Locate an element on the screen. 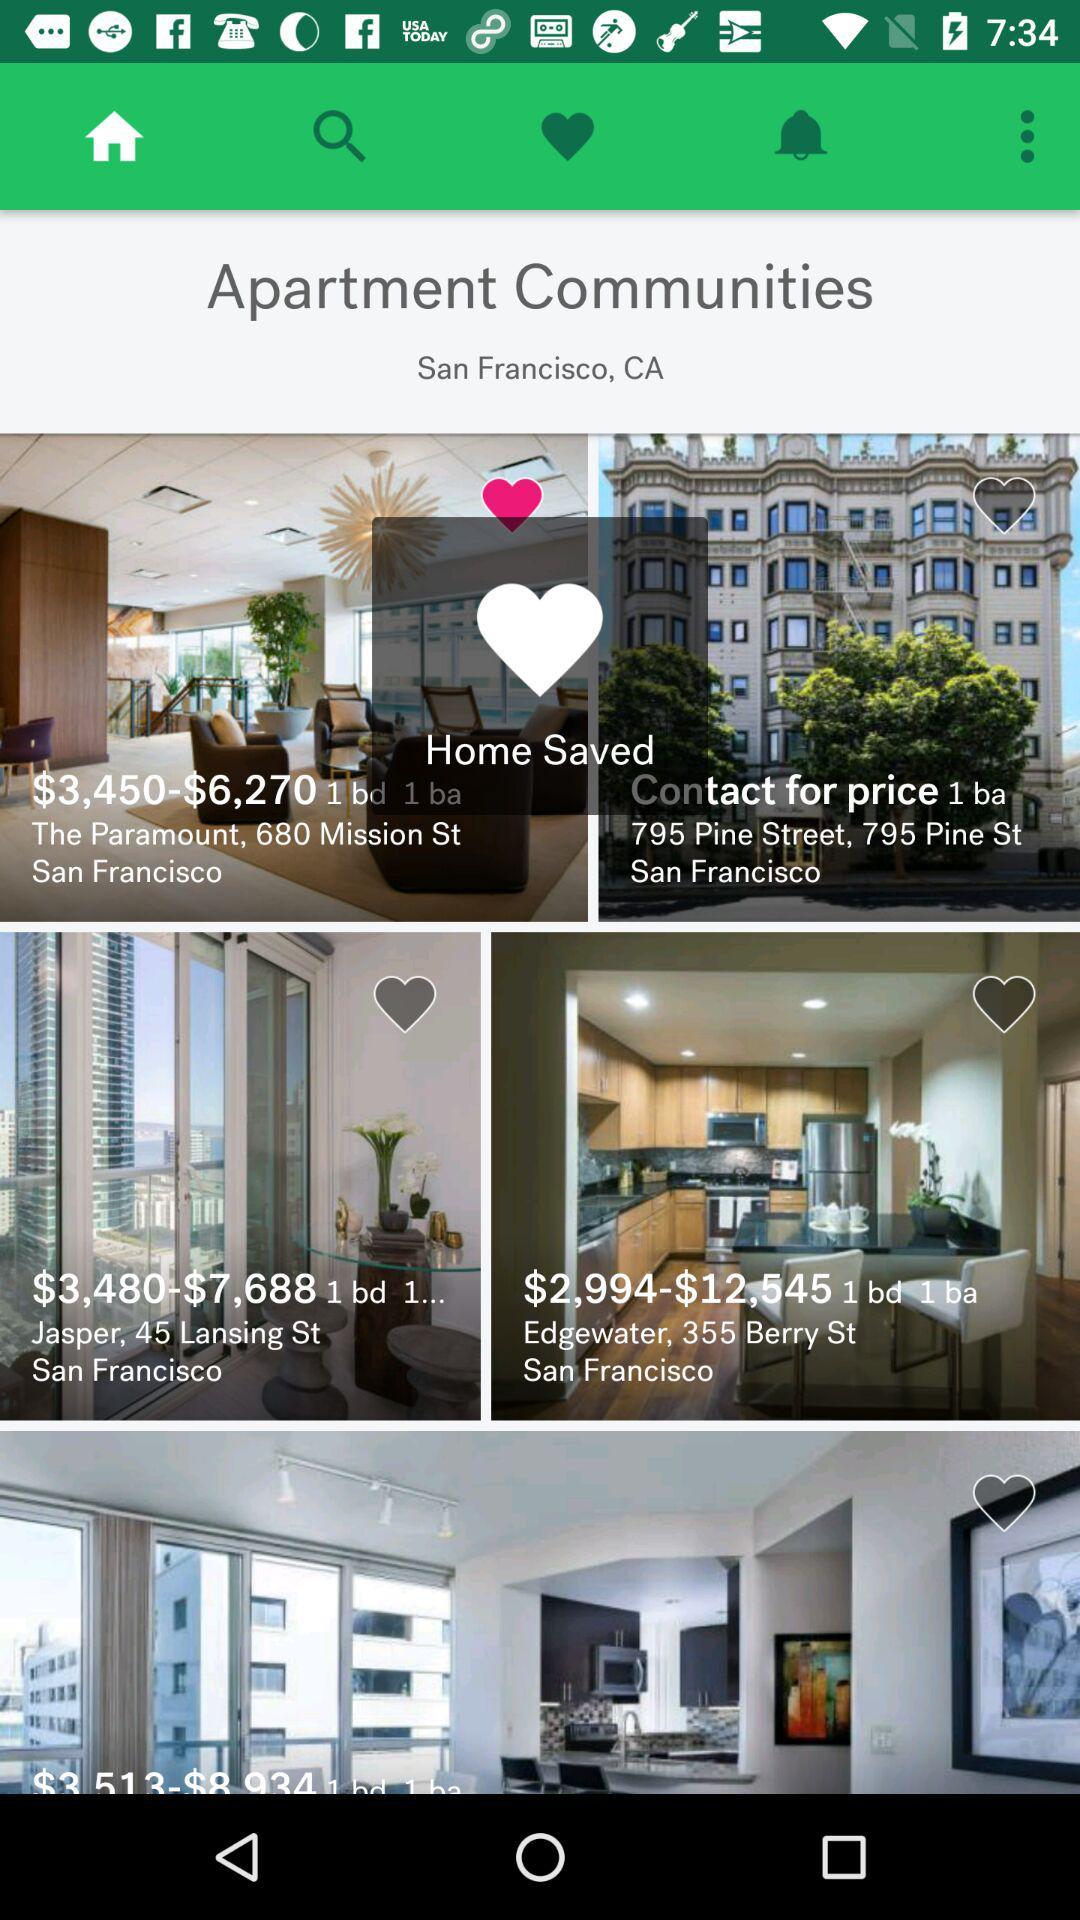 The height and width of the screenshot is (1920, 1080). search for apartments is located at coordinates (338, 135).